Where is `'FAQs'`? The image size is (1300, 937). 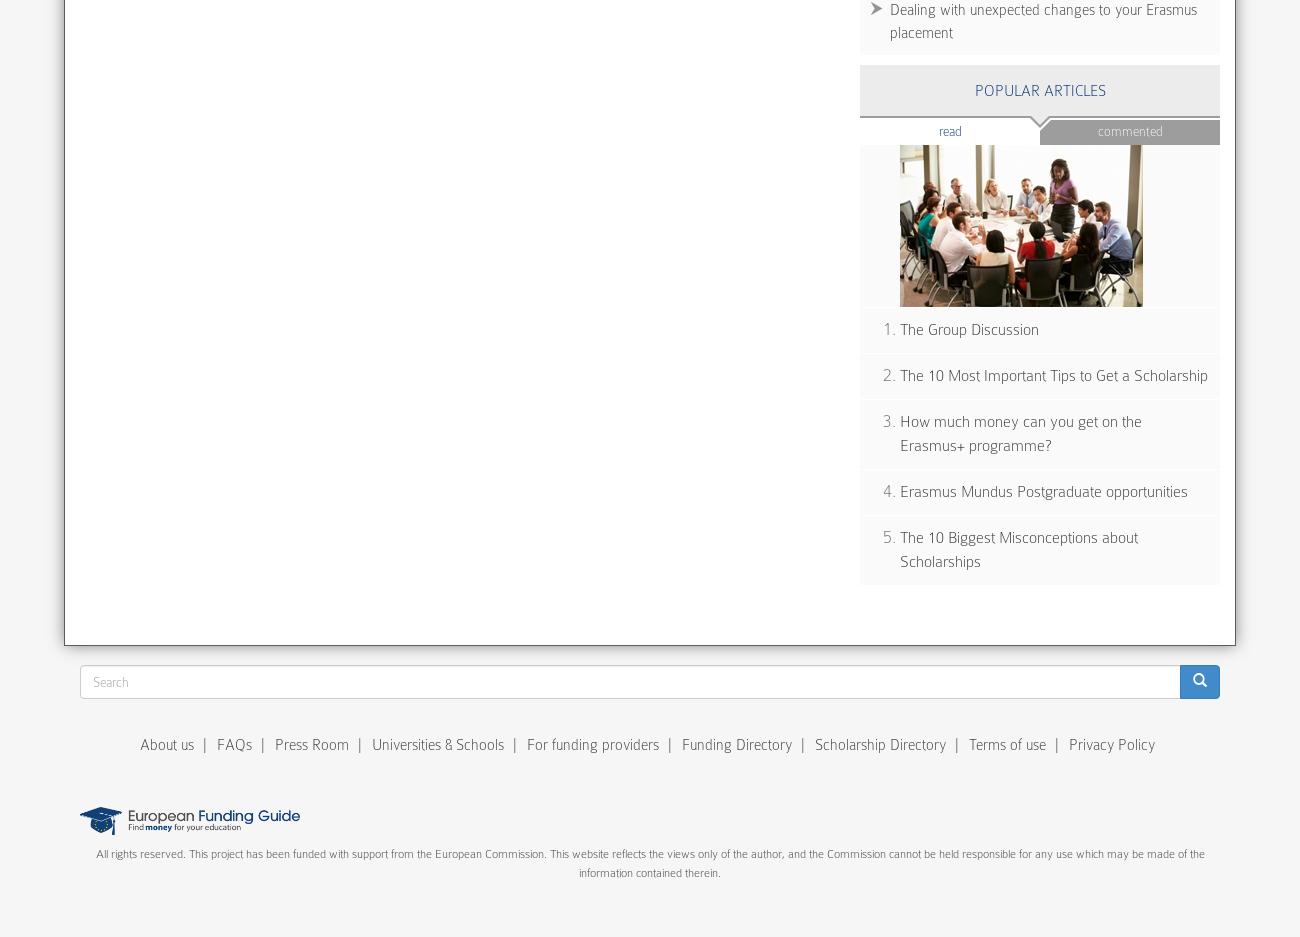
'FAQs' is located at coordinates (233, 744).